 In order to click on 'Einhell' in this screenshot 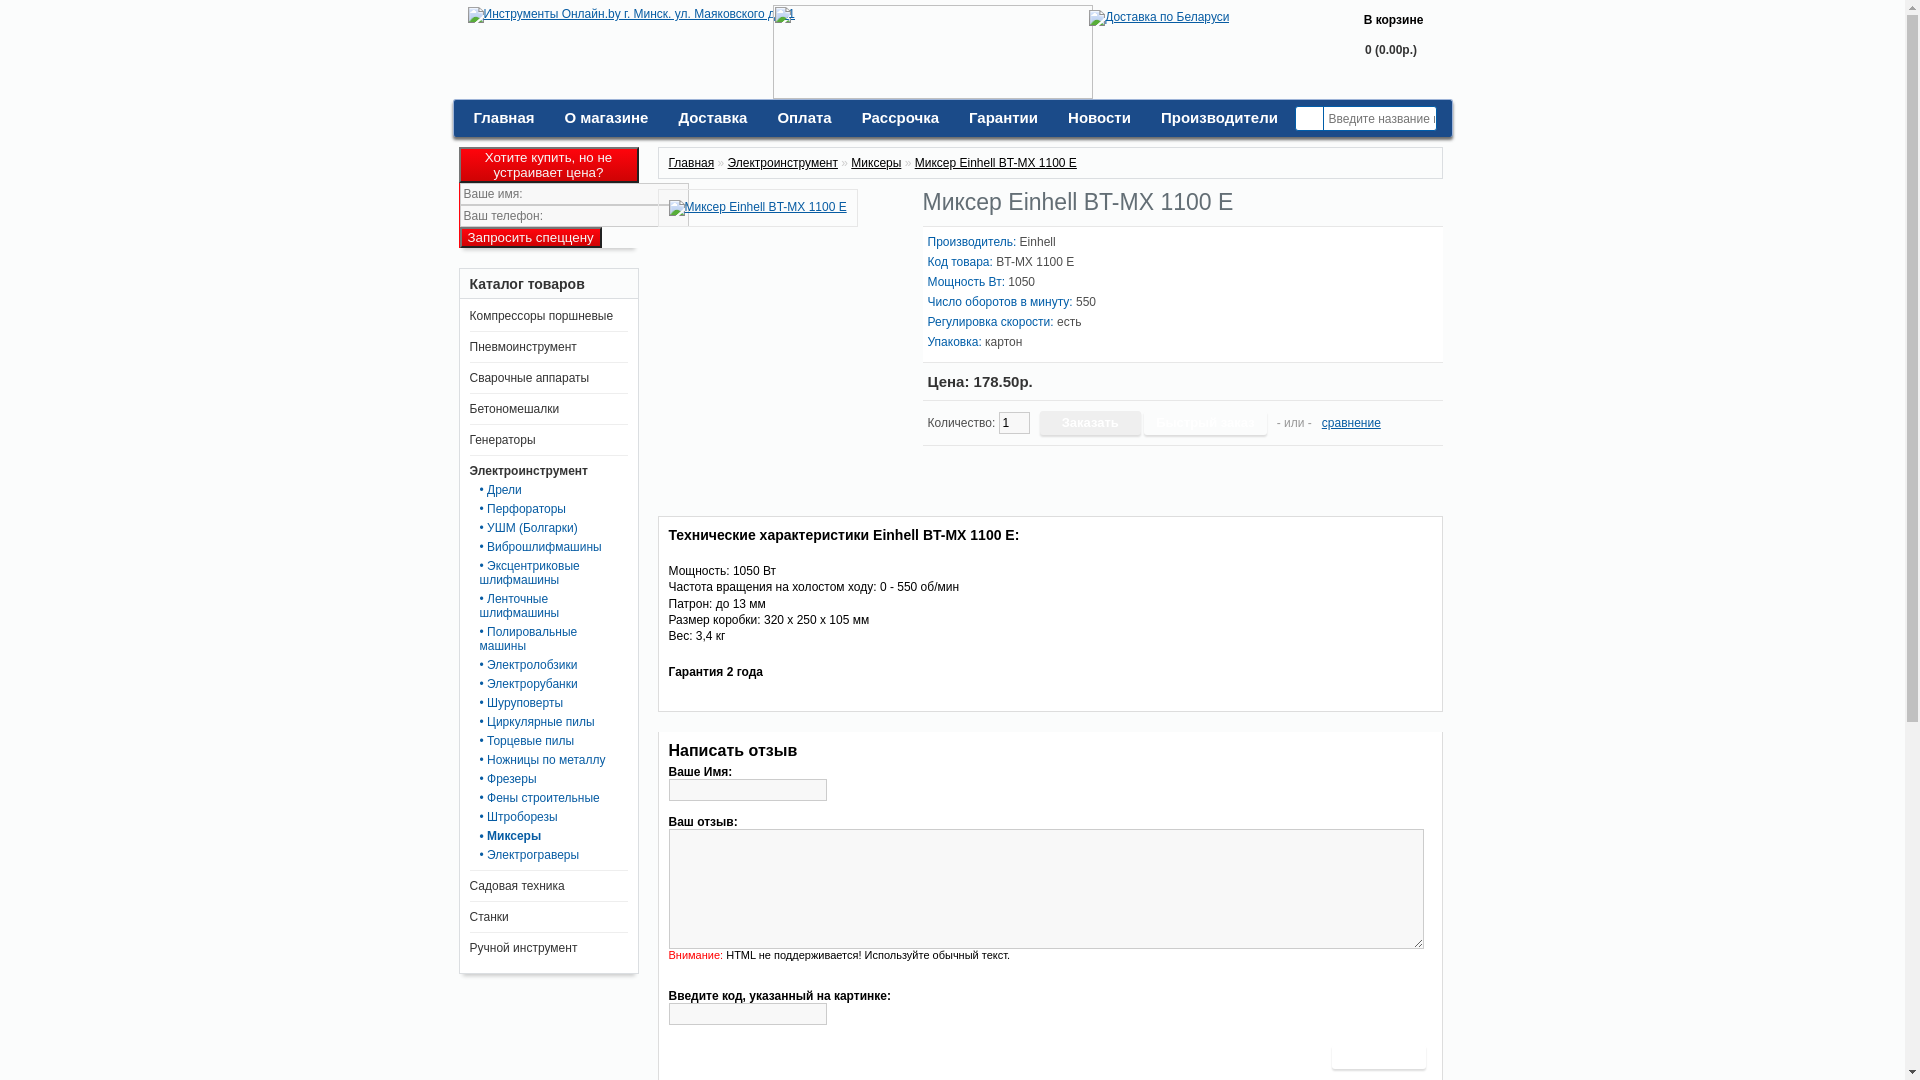, I will do `click(1019, 241)`.